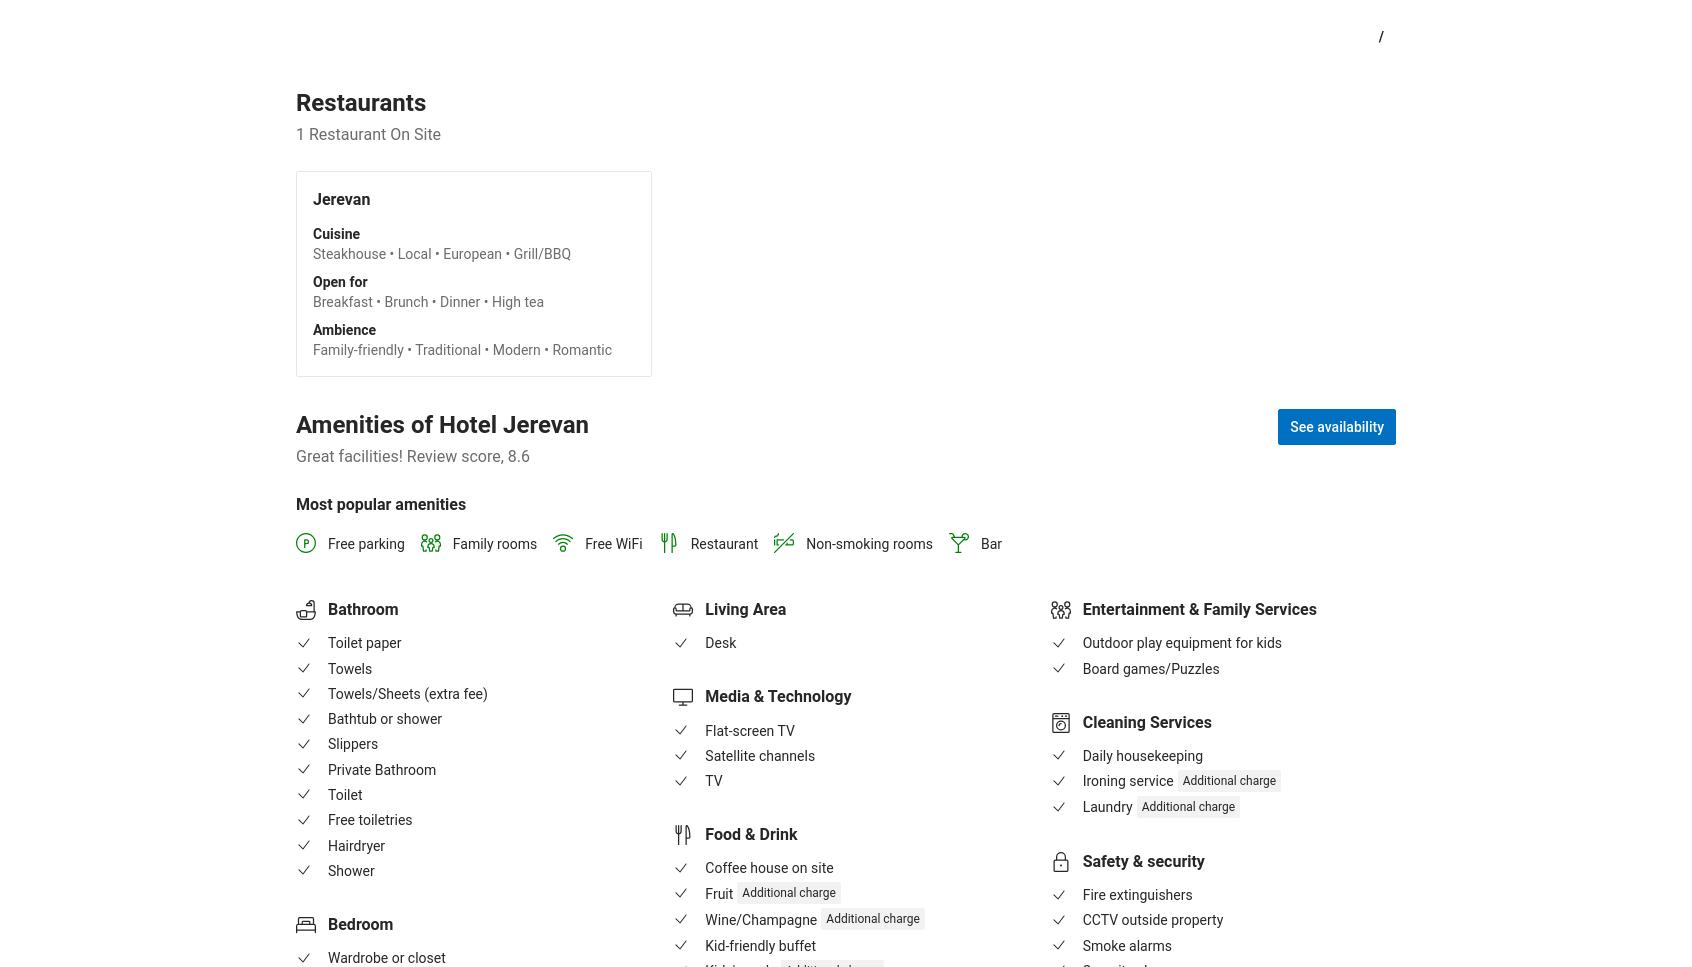 This screenshot has width=1692, height=967. I want to click on 'Cuisine', so click(335, 233).